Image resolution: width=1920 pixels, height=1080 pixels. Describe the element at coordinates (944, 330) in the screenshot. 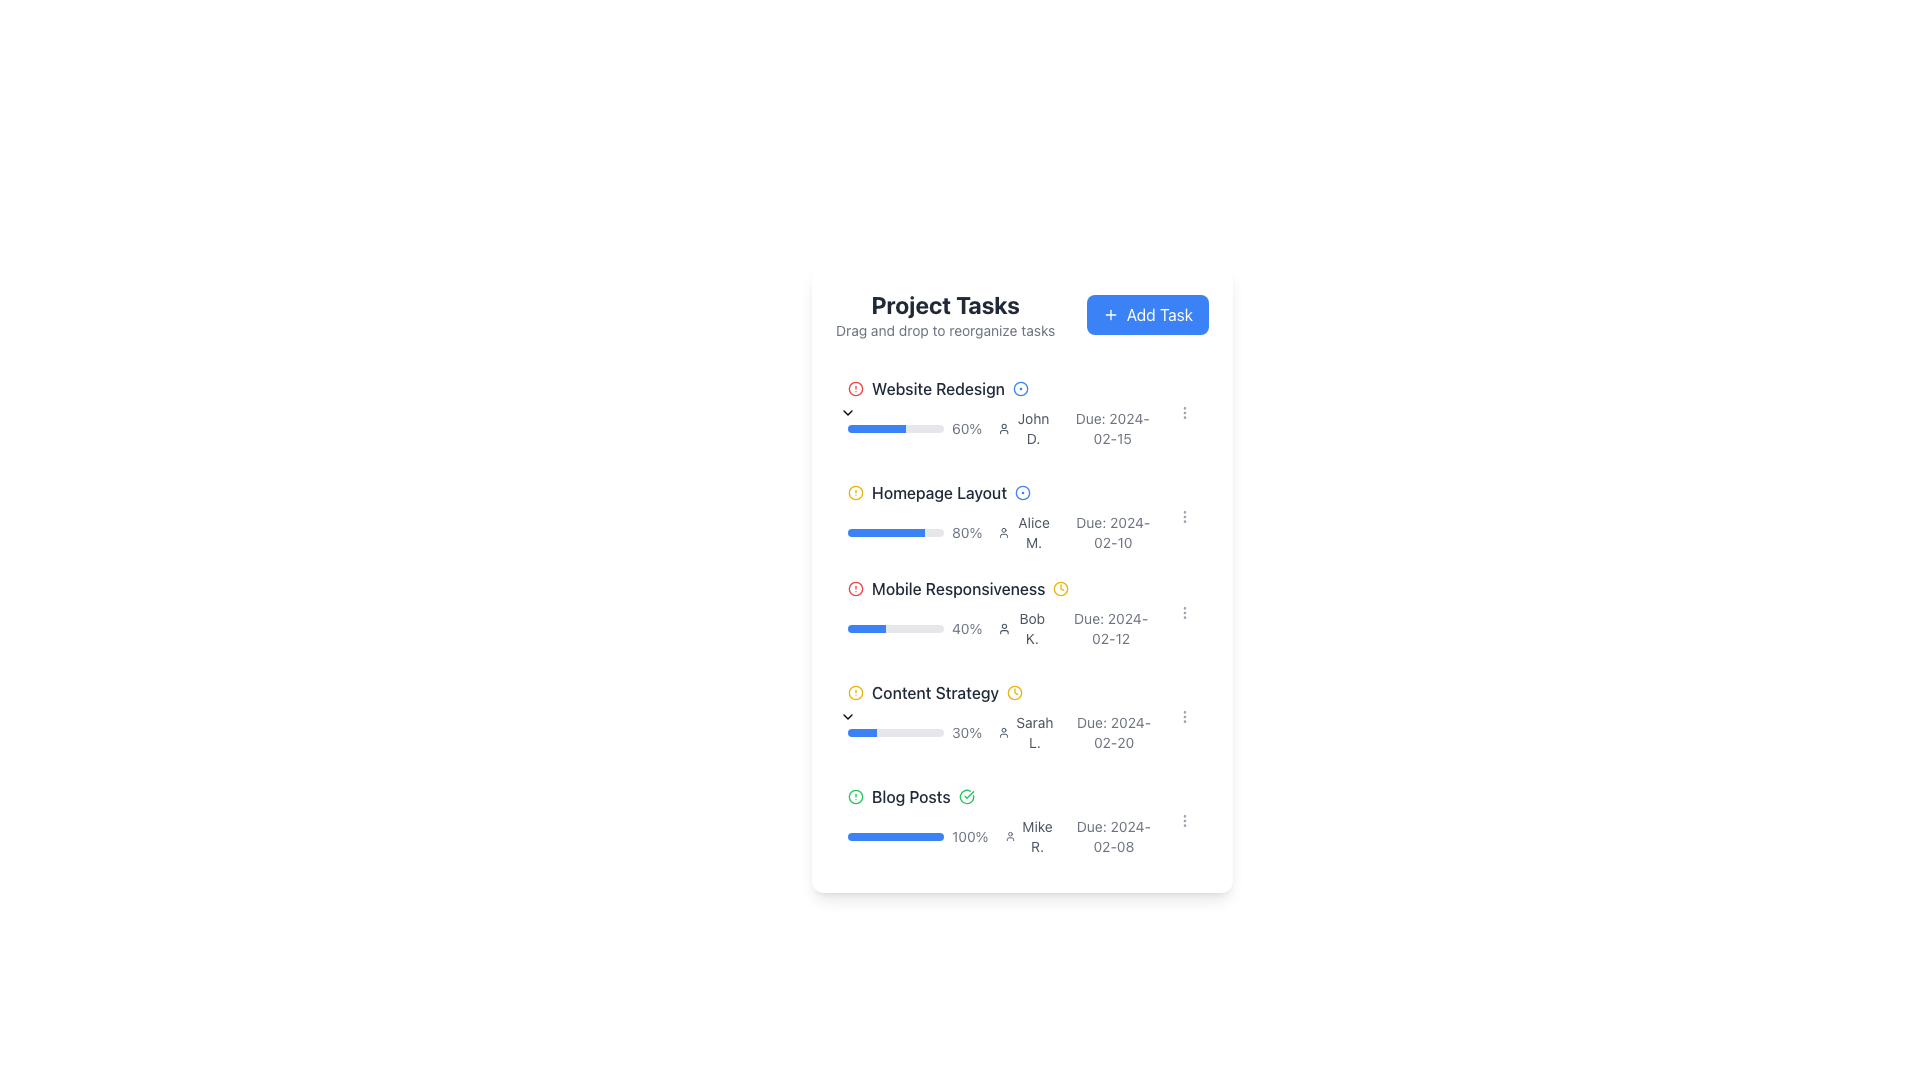

I see `the text label that reads 'Drag and drop to reorganize tasks', located below the heading 'Project Tasks'` at that location.